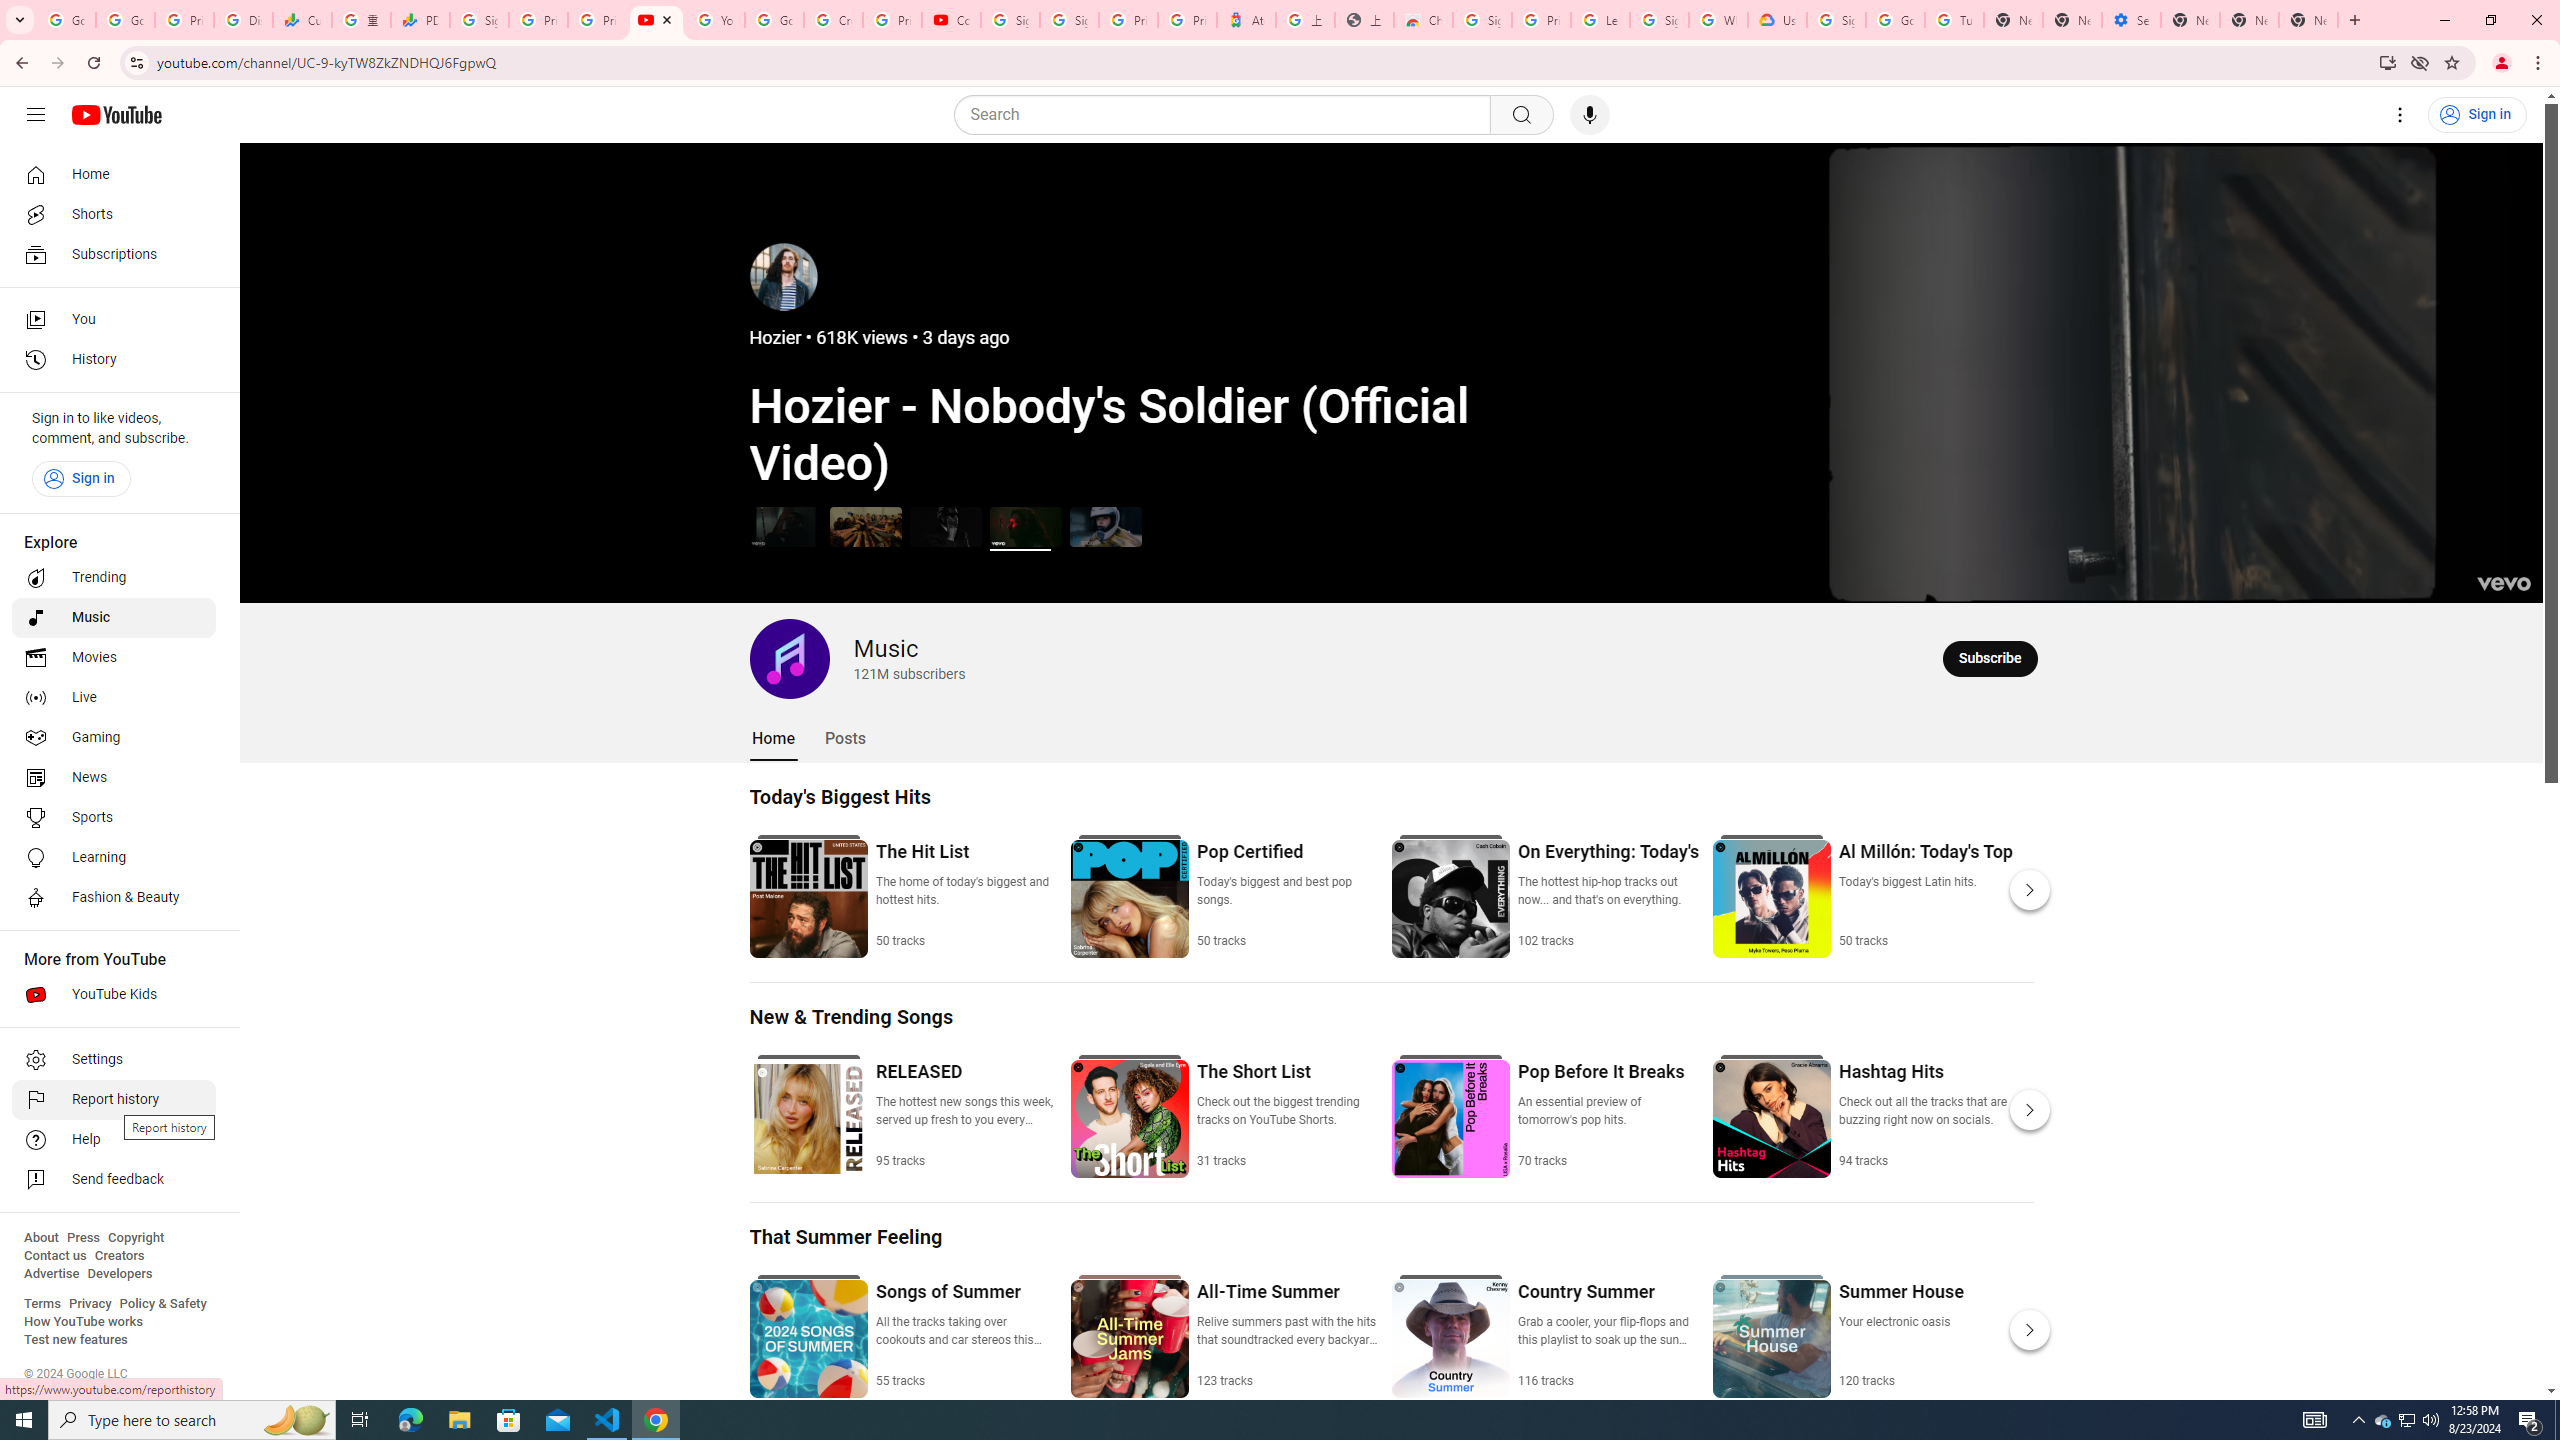 The height and width of the screenshot is (1440, 2560). What do you see at coordinates (2308, 19) in the screenshot?
I see `'New Tab'` at bounding box center [2308, 19].